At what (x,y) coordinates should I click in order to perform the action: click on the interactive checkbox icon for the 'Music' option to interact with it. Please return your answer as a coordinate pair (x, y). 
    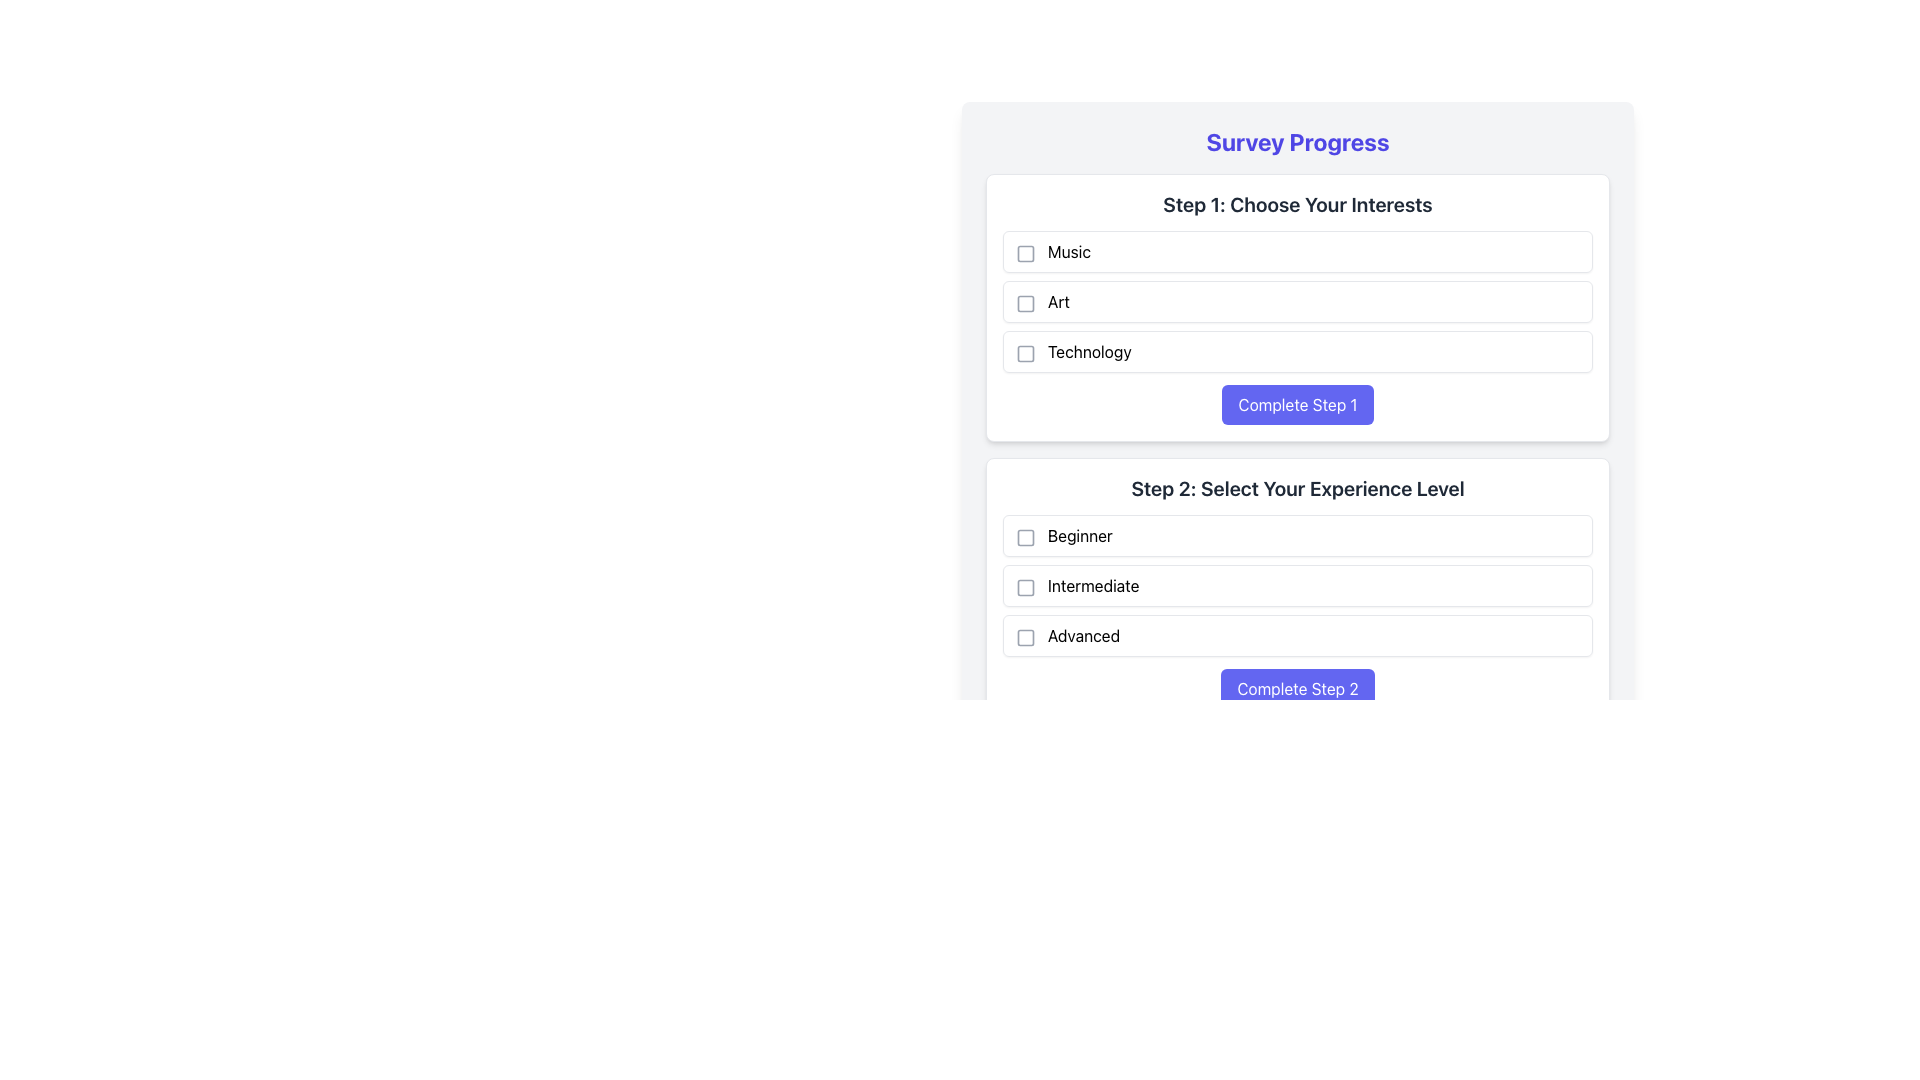
    Looking at the image, I should click on (1026, 252).